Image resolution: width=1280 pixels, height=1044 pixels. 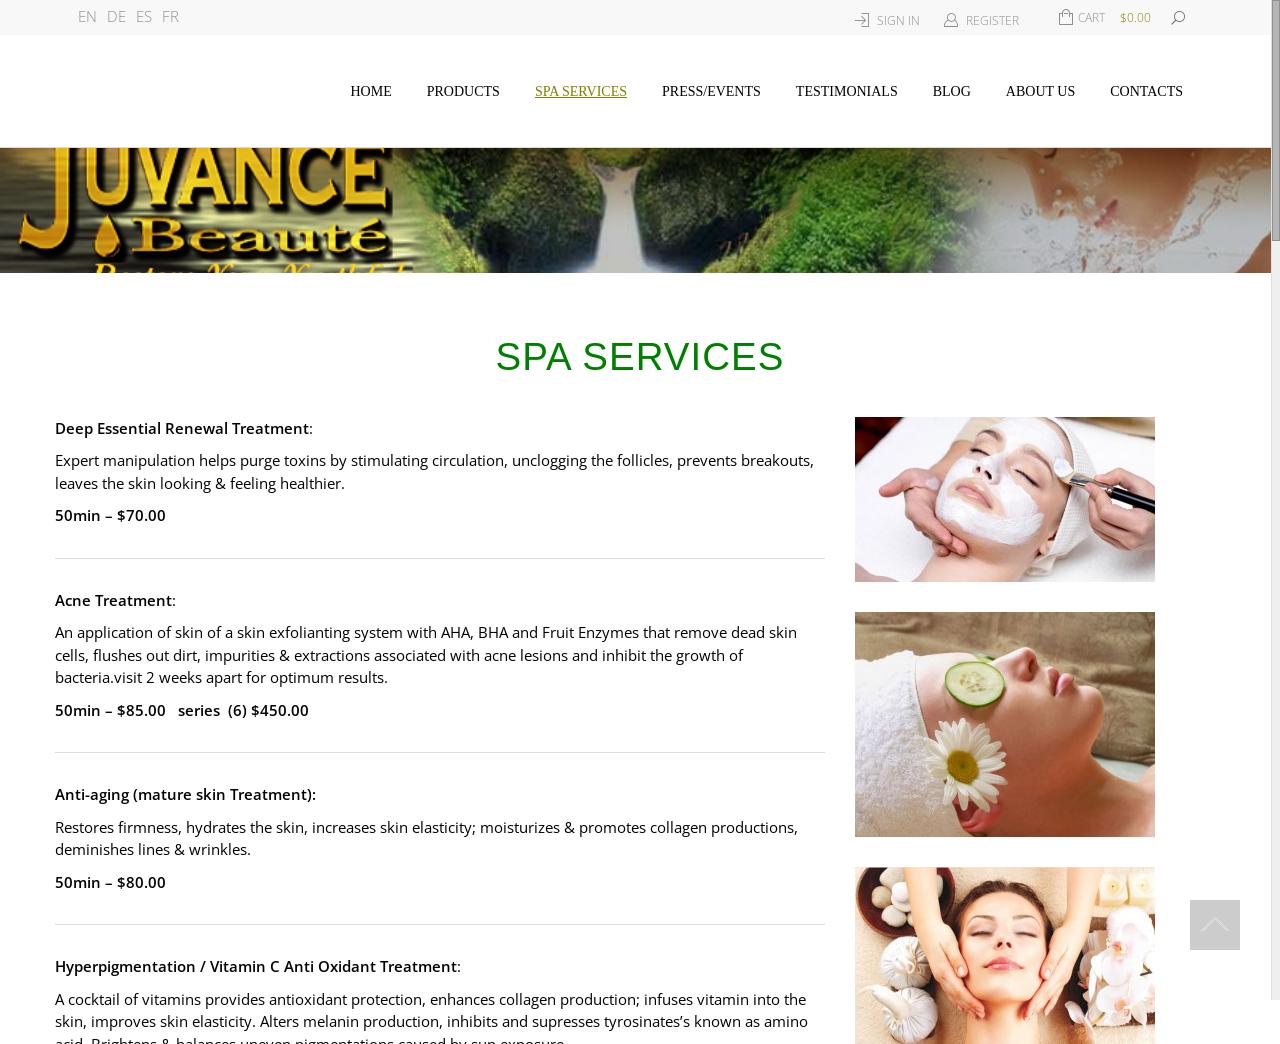 What do you see at coordinates (424, 653) in the screenshot?
I see `'An application of skin of a skin exfolianting system with AHA, BHA and Fruit Enzymes that remove dead skin cells, flushes out dirt, impurities & extractions associated with acne lesions and inhibit the growth of bacteria.visit 2 weeks apart for optimum results.'` at bounding box center [424, 653].